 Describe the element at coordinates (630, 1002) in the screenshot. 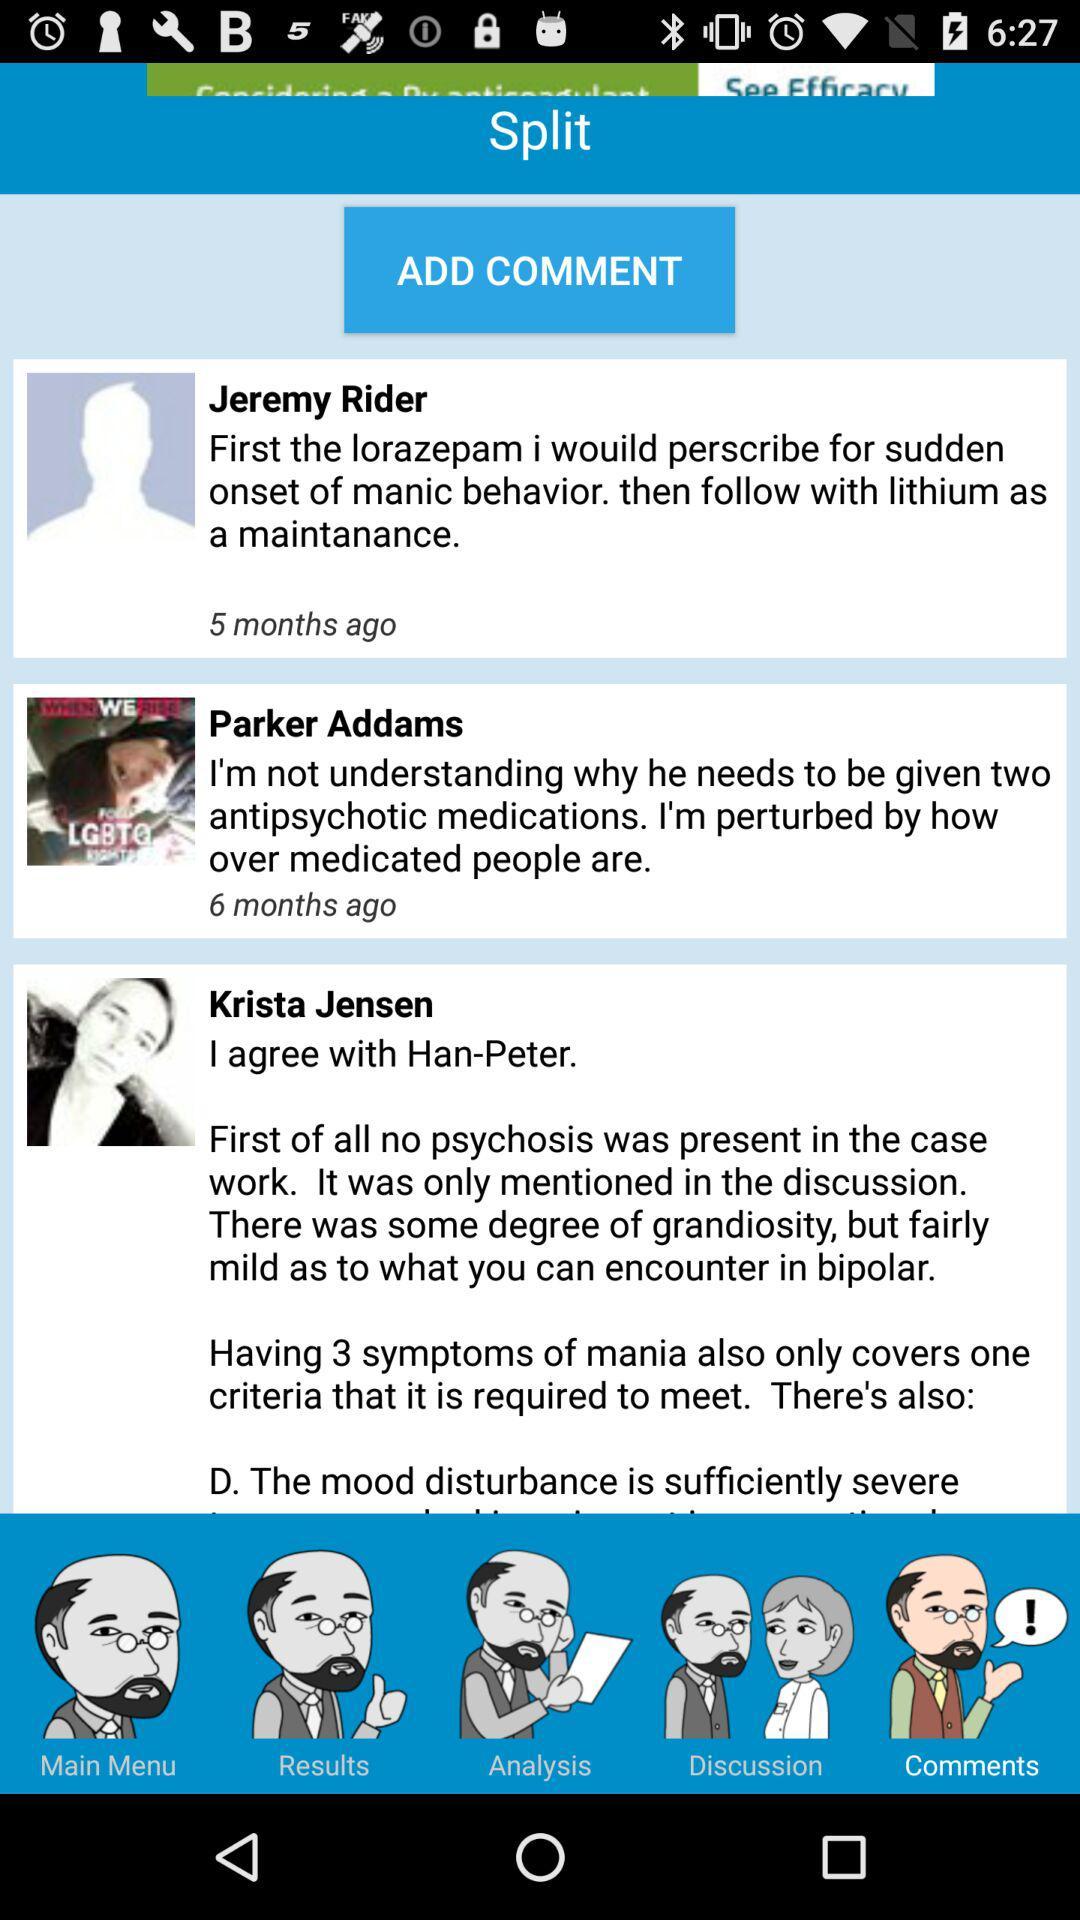

I see `the krista jensen` at that location.